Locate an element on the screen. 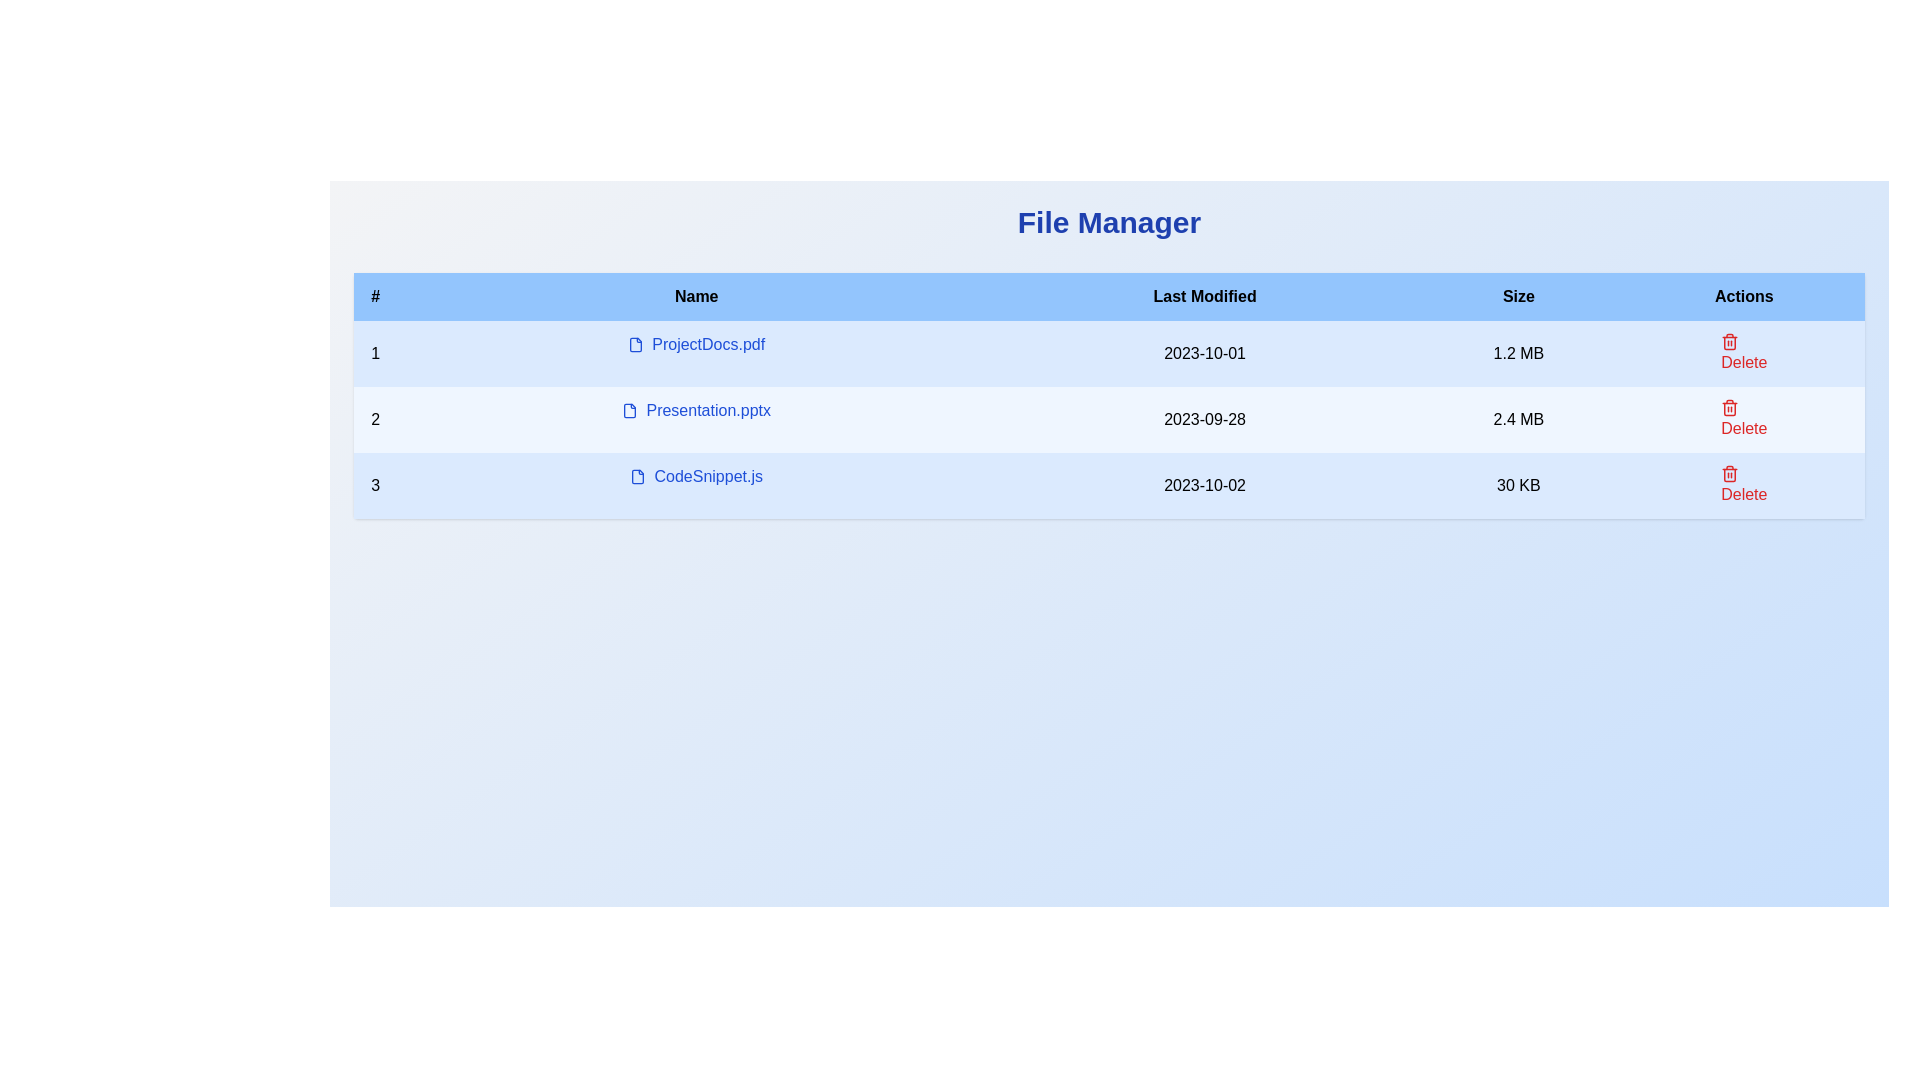 Image resolution: width=1920 pixels, height=1080 pixels. the delete button in the second row of the table, aligned with the 'Actions' header, to change its text color is located at coordinates (1743, 419).